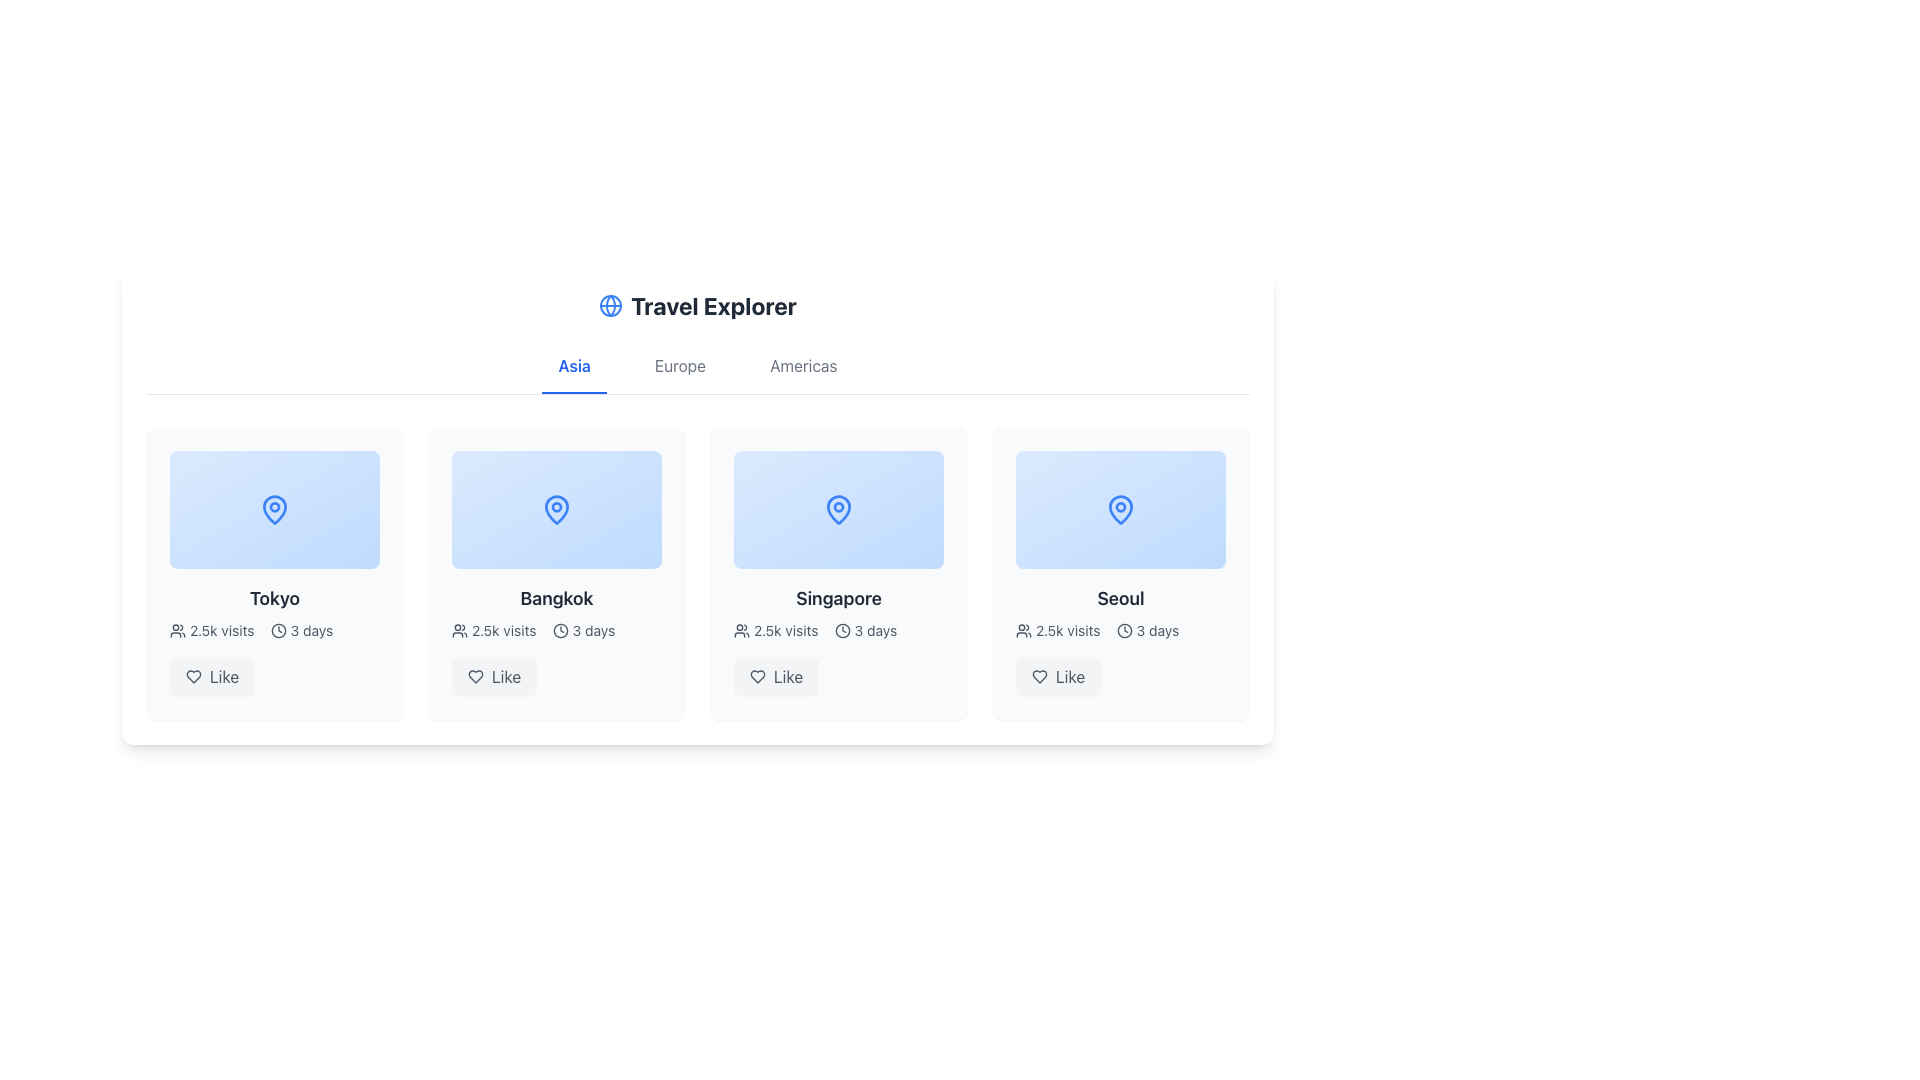 This screenshot has width=1920, height=1080. What do you see at coordinates (560, 631) in the screenshot?
I see `the SVG Circle component representing the body of the clock icon, which is located adjacent to the '3 days' text at the bottom of the card associated with Bangkok` at bounding box center [560, 631].